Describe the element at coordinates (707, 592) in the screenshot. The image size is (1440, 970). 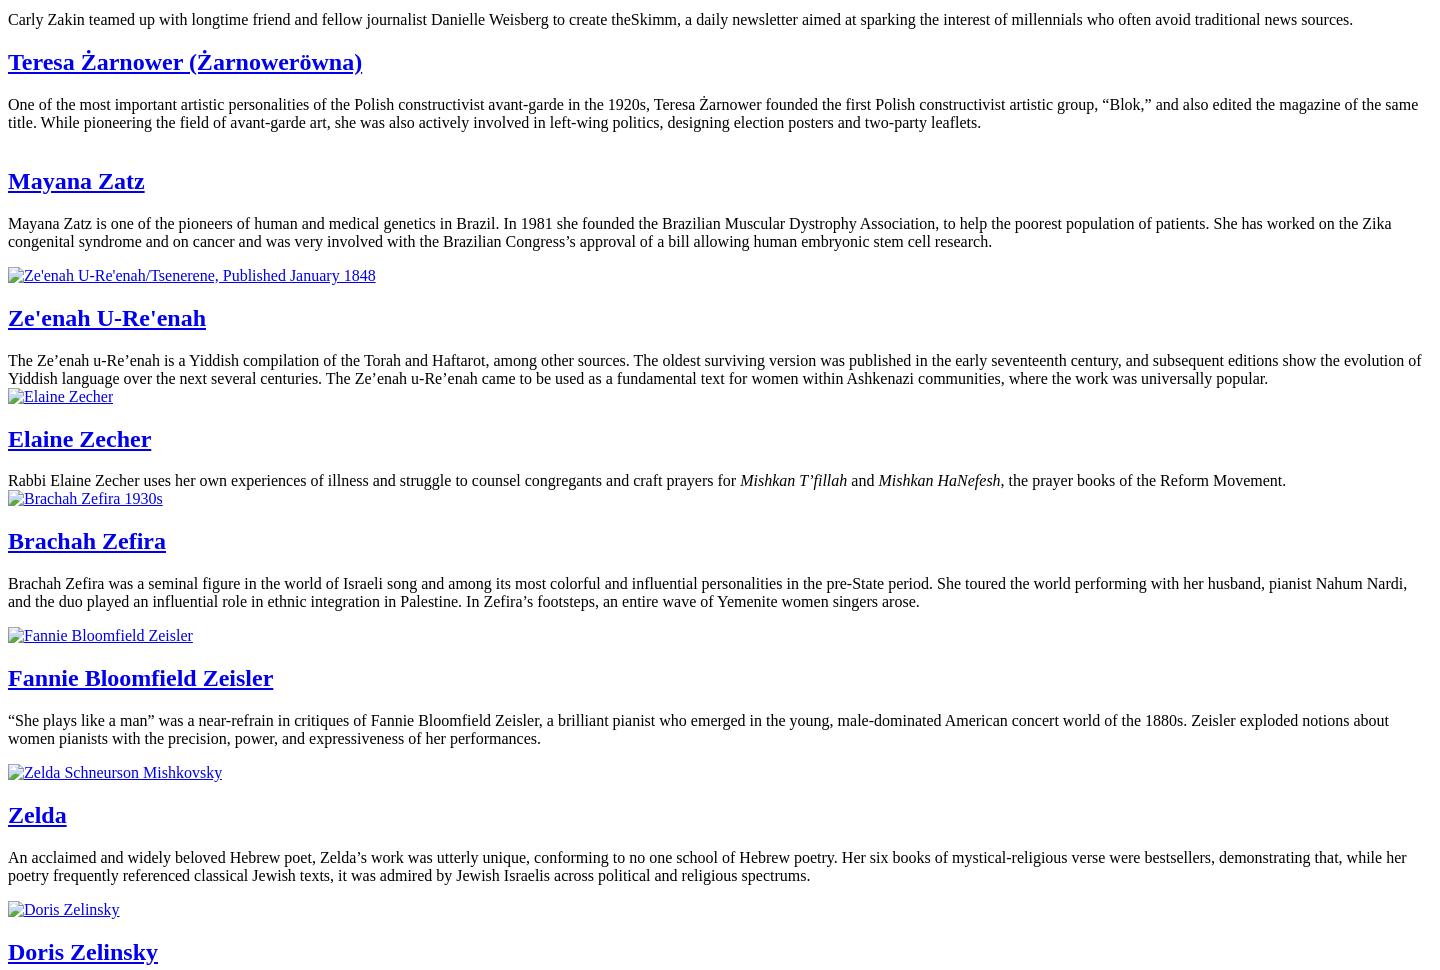
I see `'Brachah Zefira was a seminal figure in the world of Israeli song and among its most colorful and influential personalities in the pre-State period. She toured the world performing with her husband, pianist Nahum Nardi, and the duo played an influential role in ethnic integration in Palestine. In Zefira’s footsteps, an entire wave of Yemenite women singers arose.'` at that location.